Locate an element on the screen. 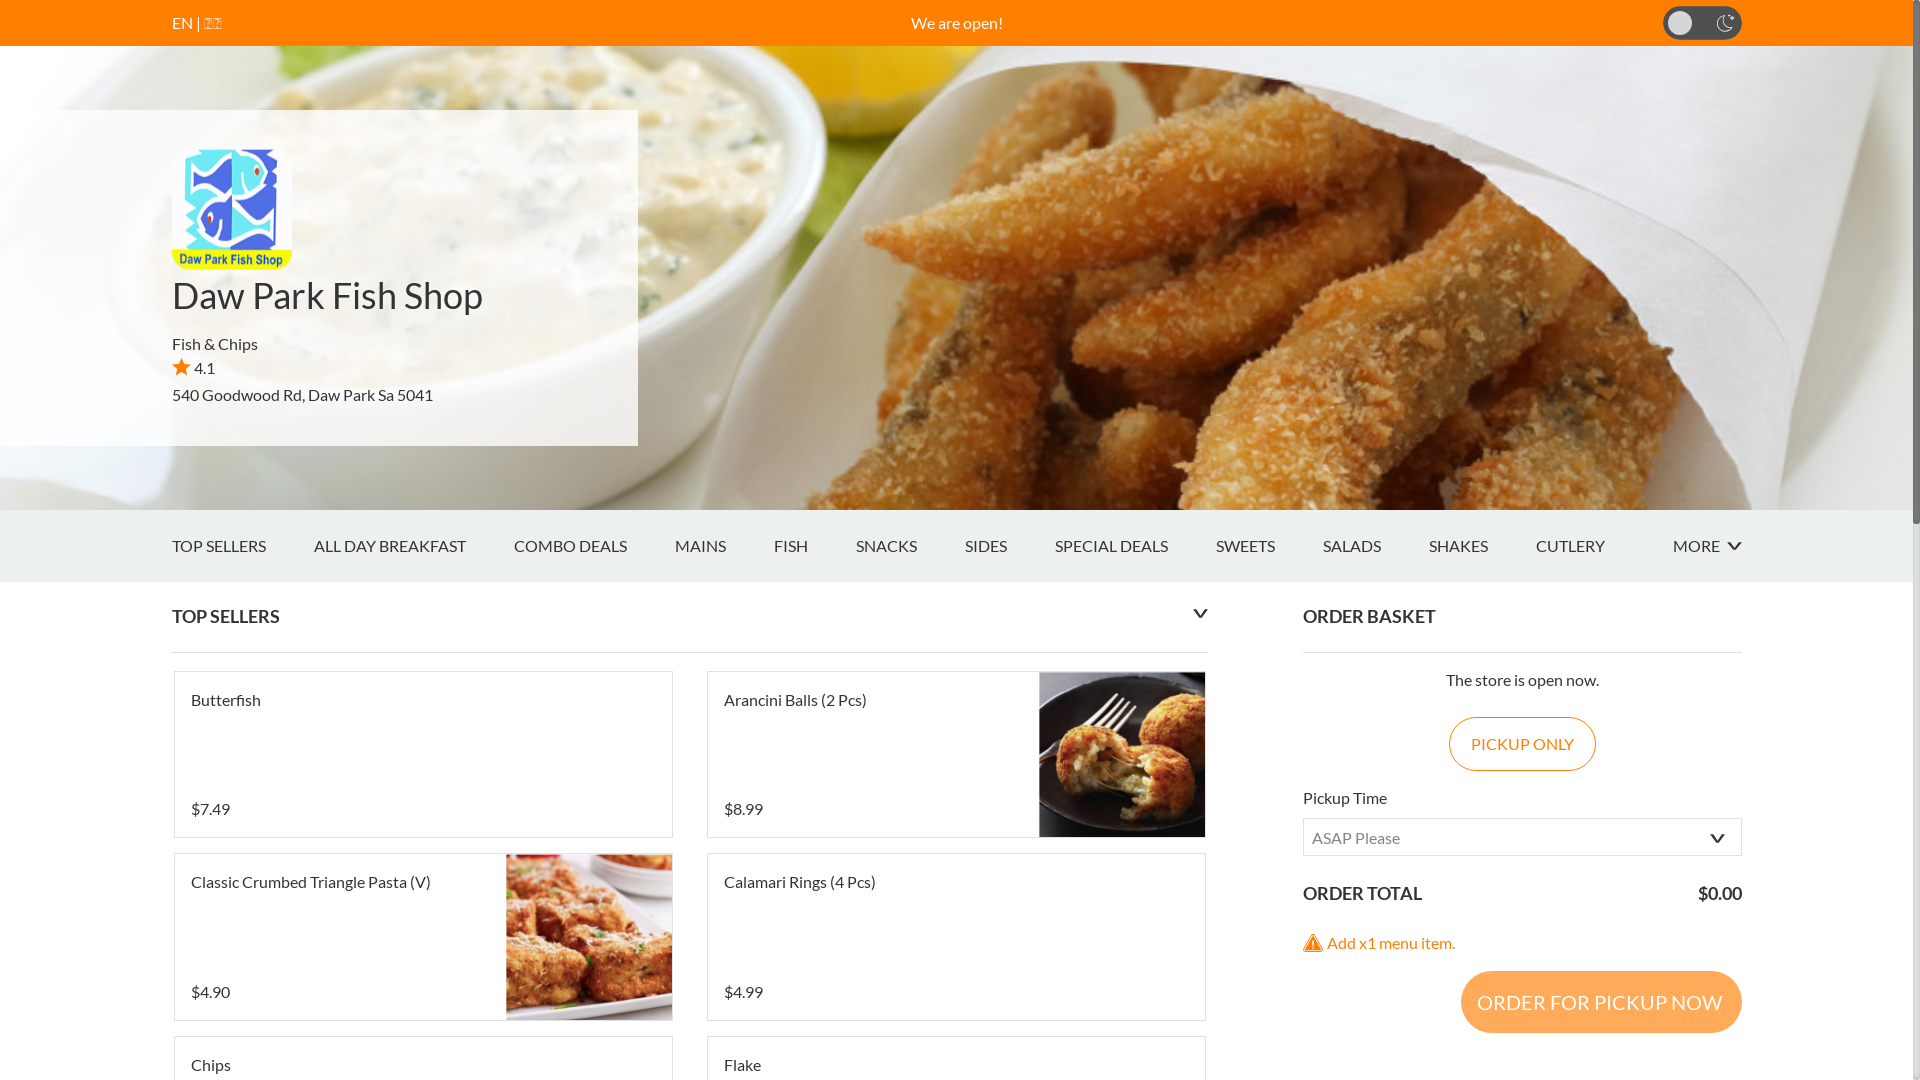 The image size is (1920, 1080). 'Calamari Rings (4 Pcs) is located at coordinates (955, 937).